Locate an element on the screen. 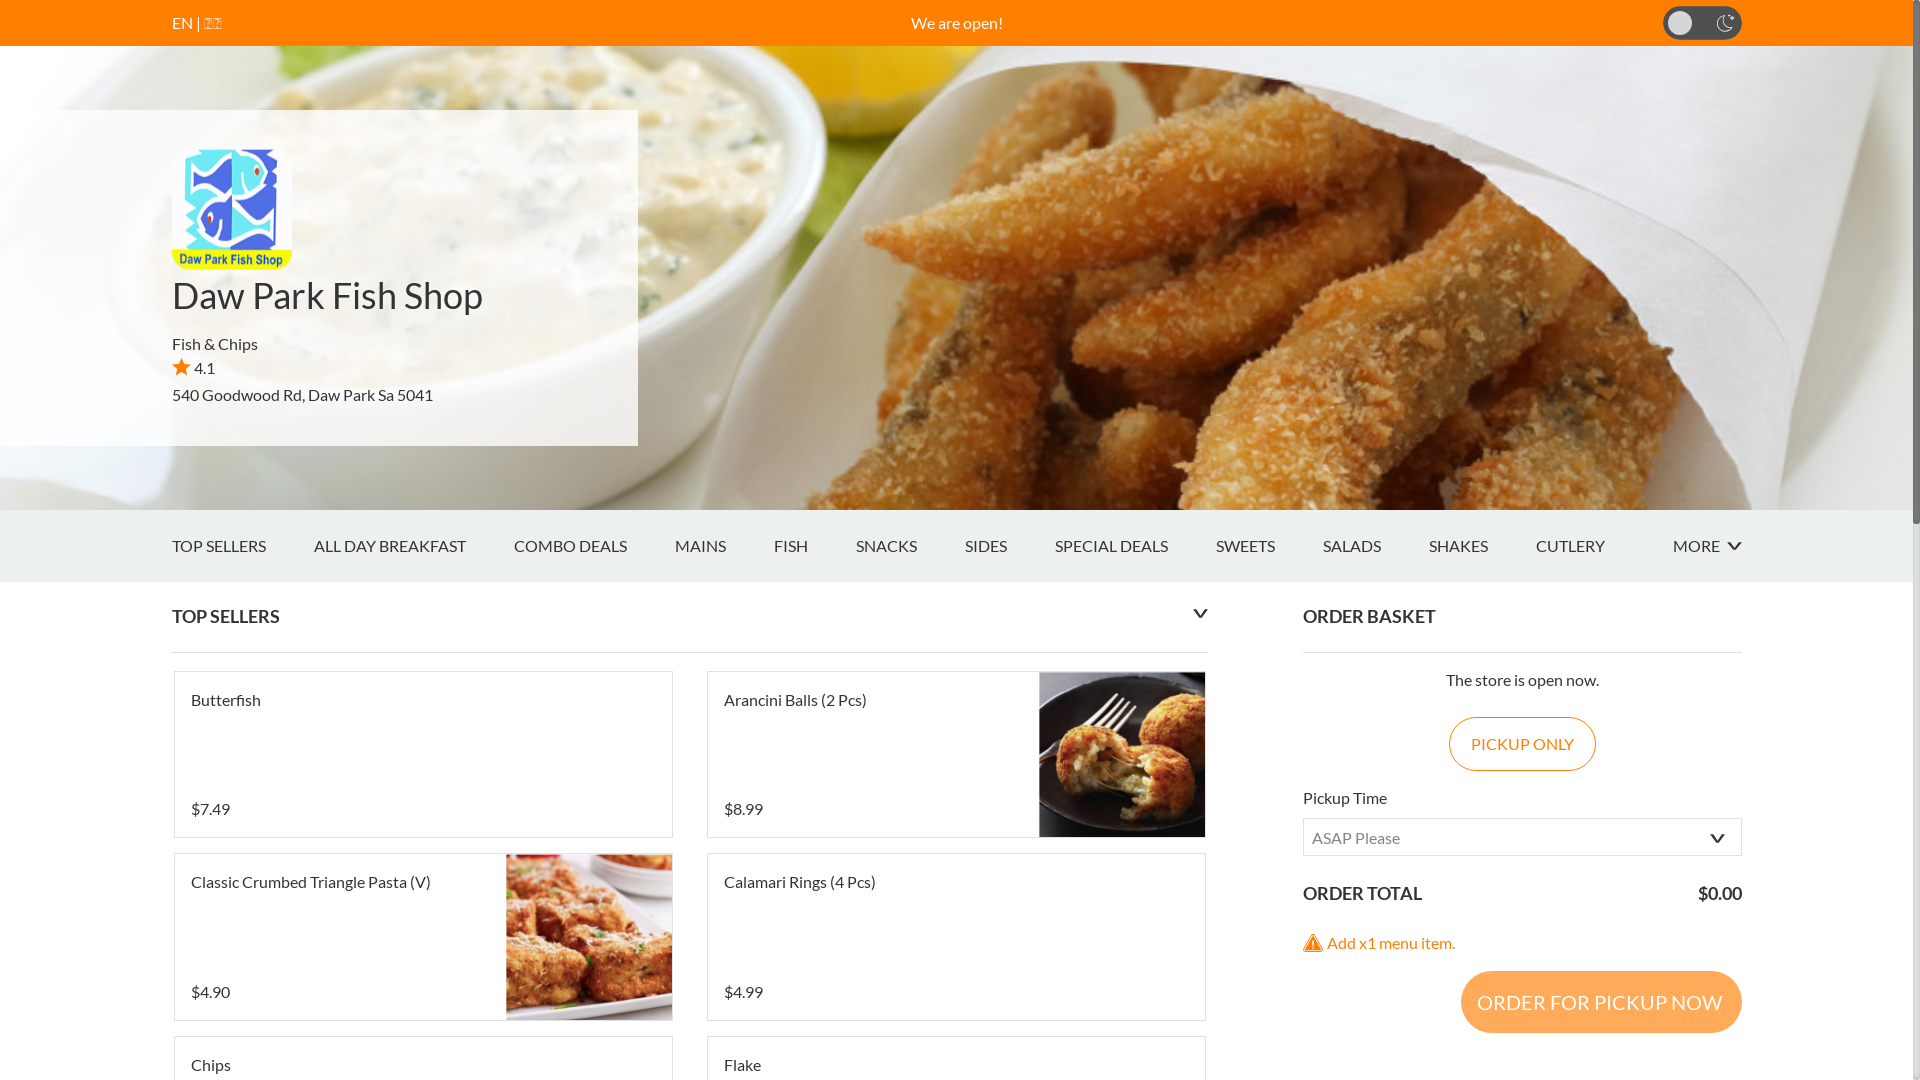 The image size is (1920, 1080). 'Calamari Rings (4 Pcs) is located at coordinates (955, 937).